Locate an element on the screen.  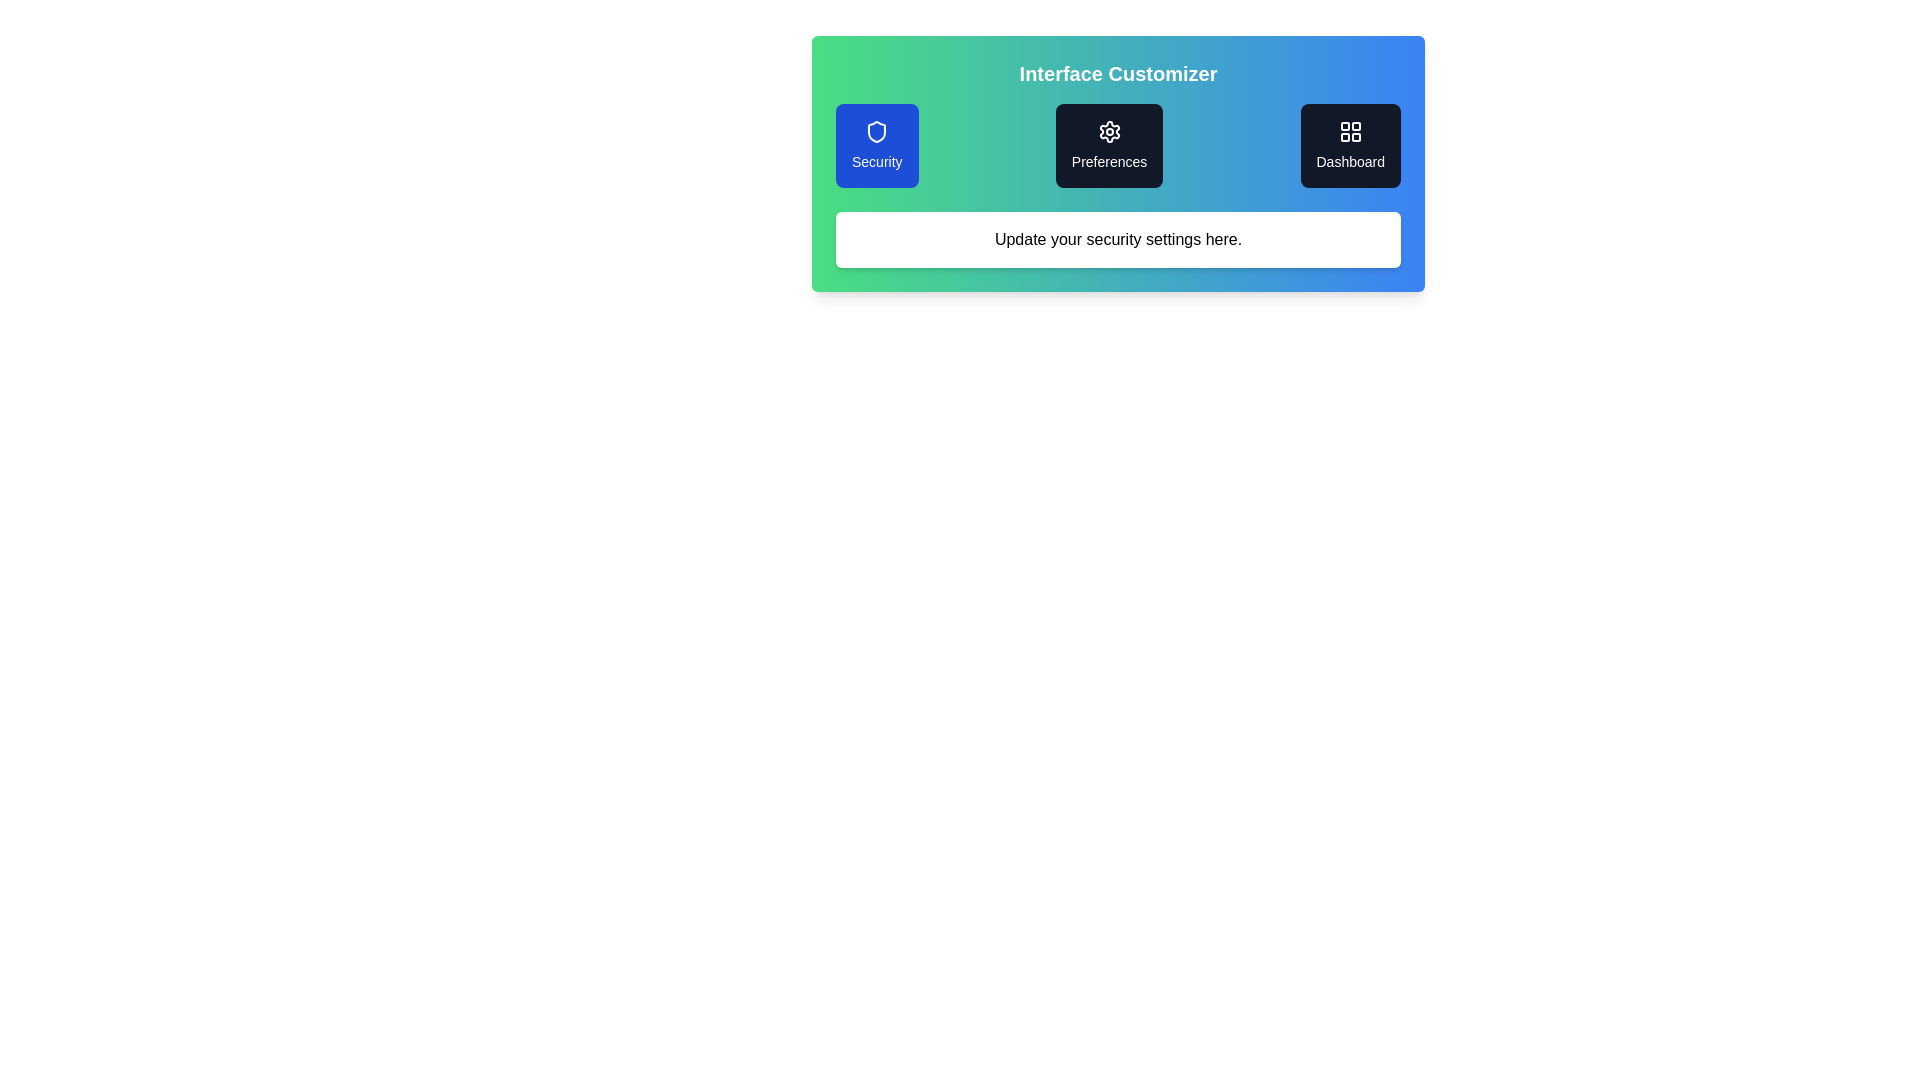
the grid-like icon composed of four smaller squares, styled with a line art design, that is positioned within the 'Dashboard' card is located at coordinates (1350, 131).